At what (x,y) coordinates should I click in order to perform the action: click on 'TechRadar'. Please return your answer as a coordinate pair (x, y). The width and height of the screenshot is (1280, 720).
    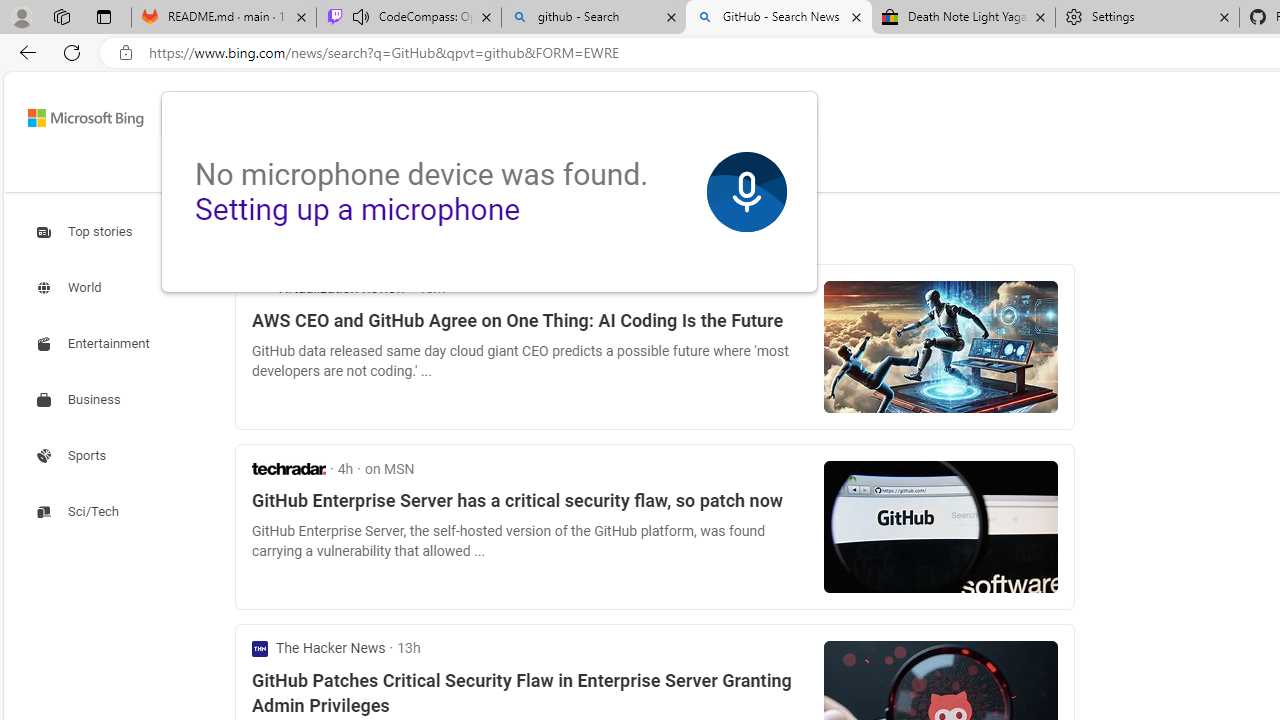
    Looking at the image, I should click on (288, 468).